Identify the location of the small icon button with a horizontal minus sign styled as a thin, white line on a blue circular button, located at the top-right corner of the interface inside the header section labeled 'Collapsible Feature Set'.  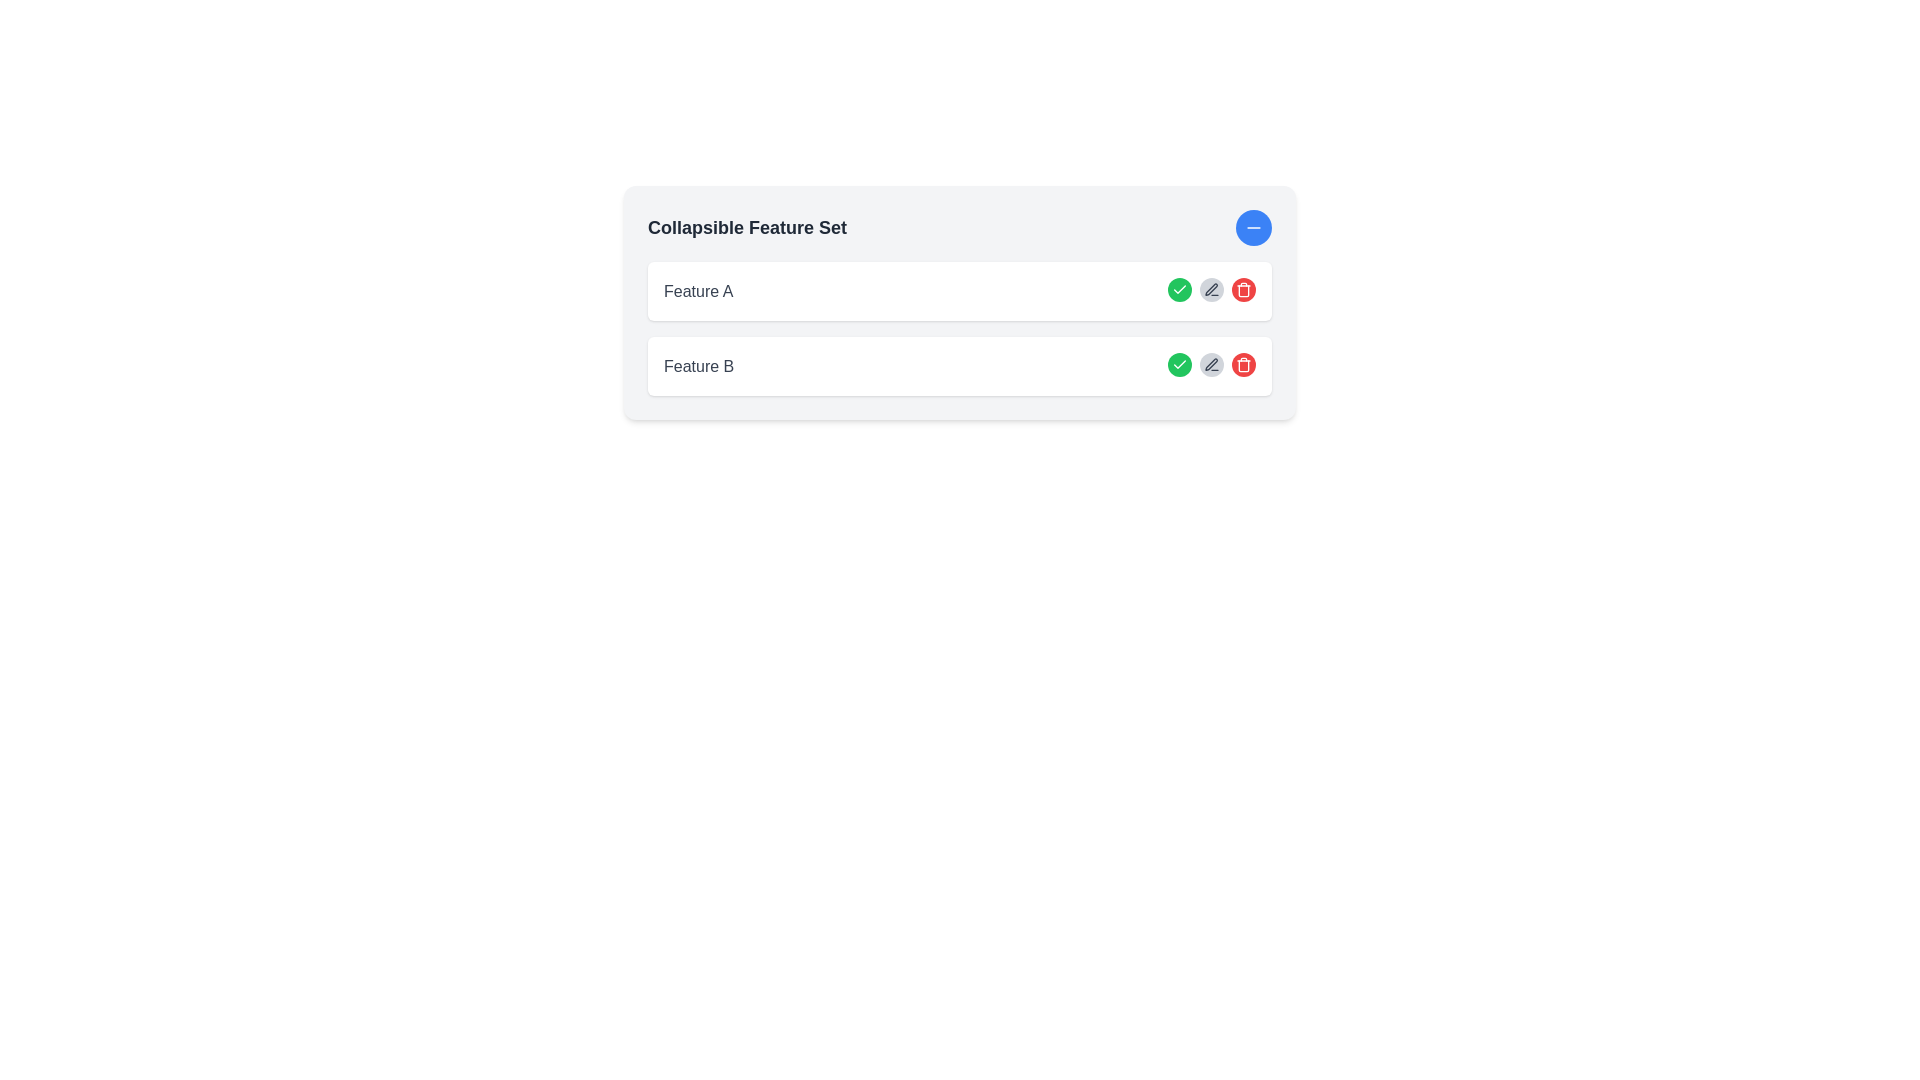
(1252, 226).